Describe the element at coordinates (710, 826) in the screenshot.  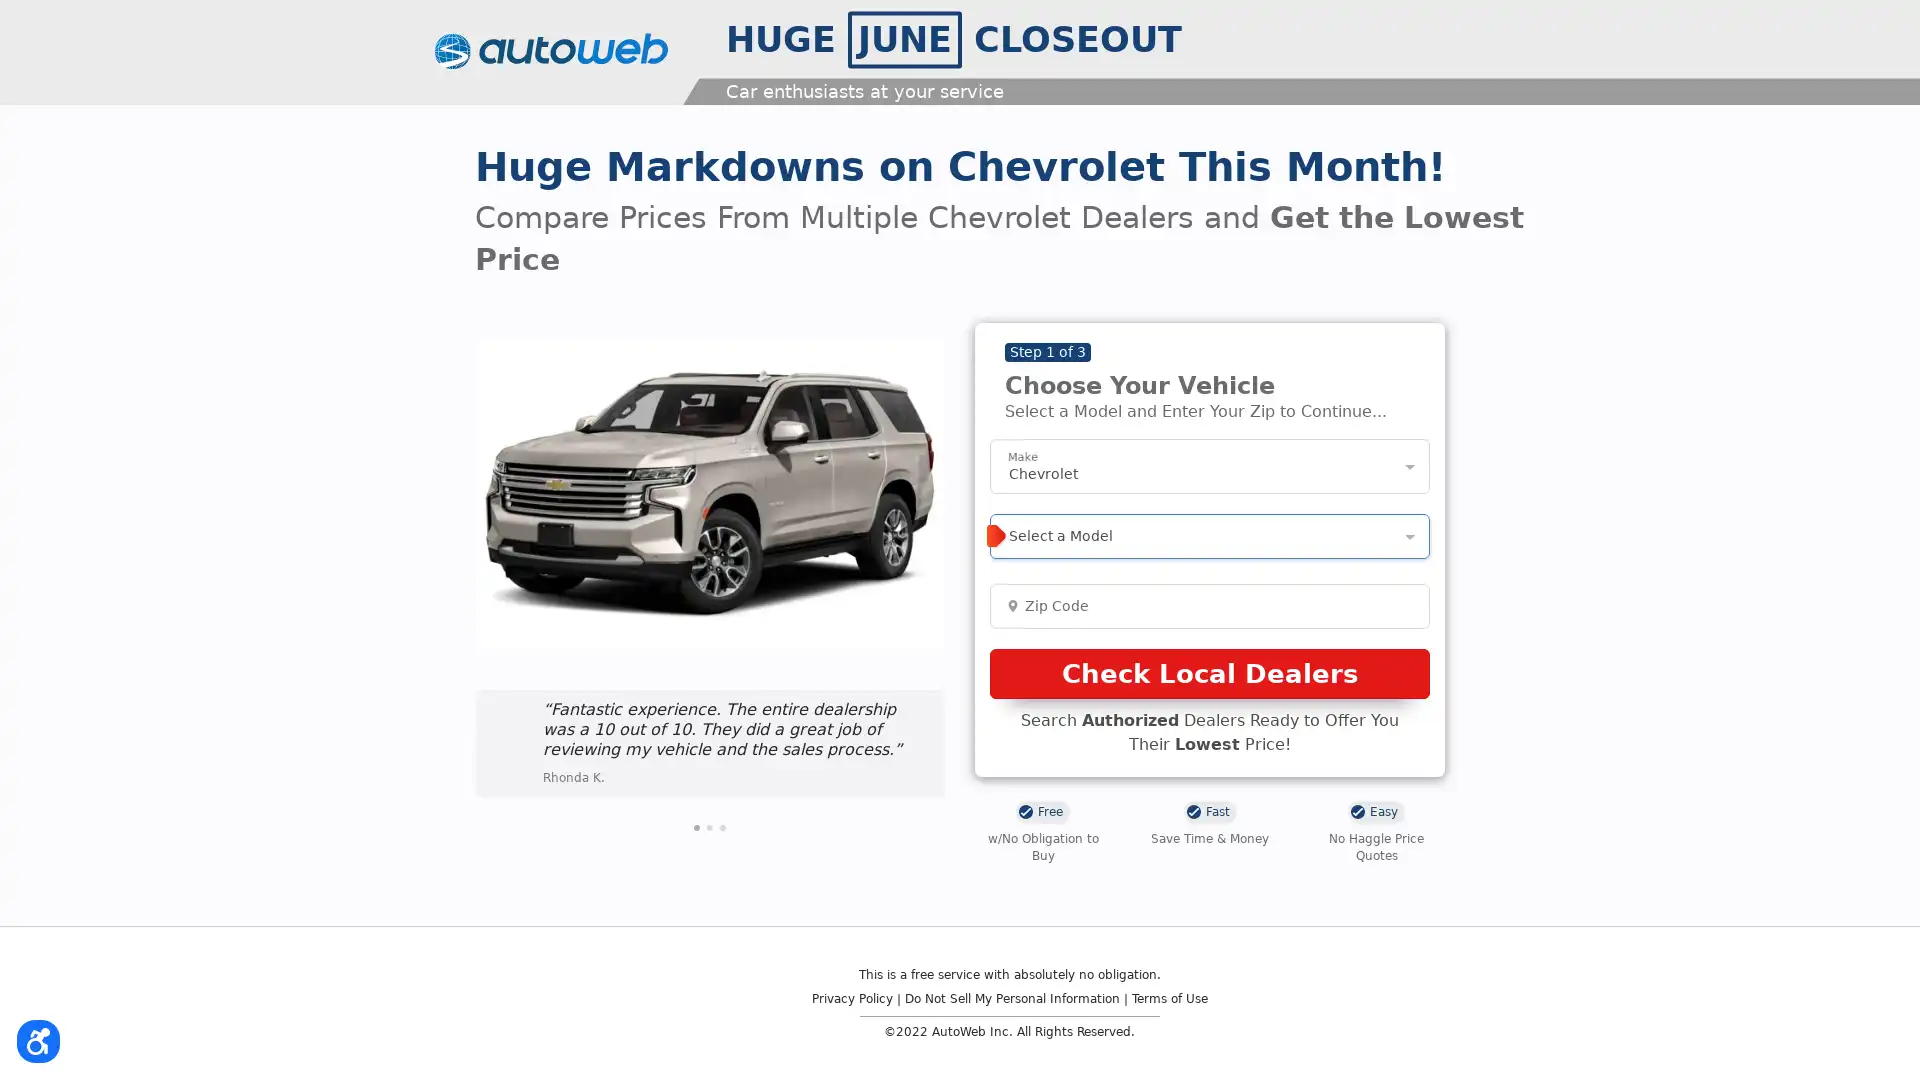
I see `Carousel Page 2` at that location.